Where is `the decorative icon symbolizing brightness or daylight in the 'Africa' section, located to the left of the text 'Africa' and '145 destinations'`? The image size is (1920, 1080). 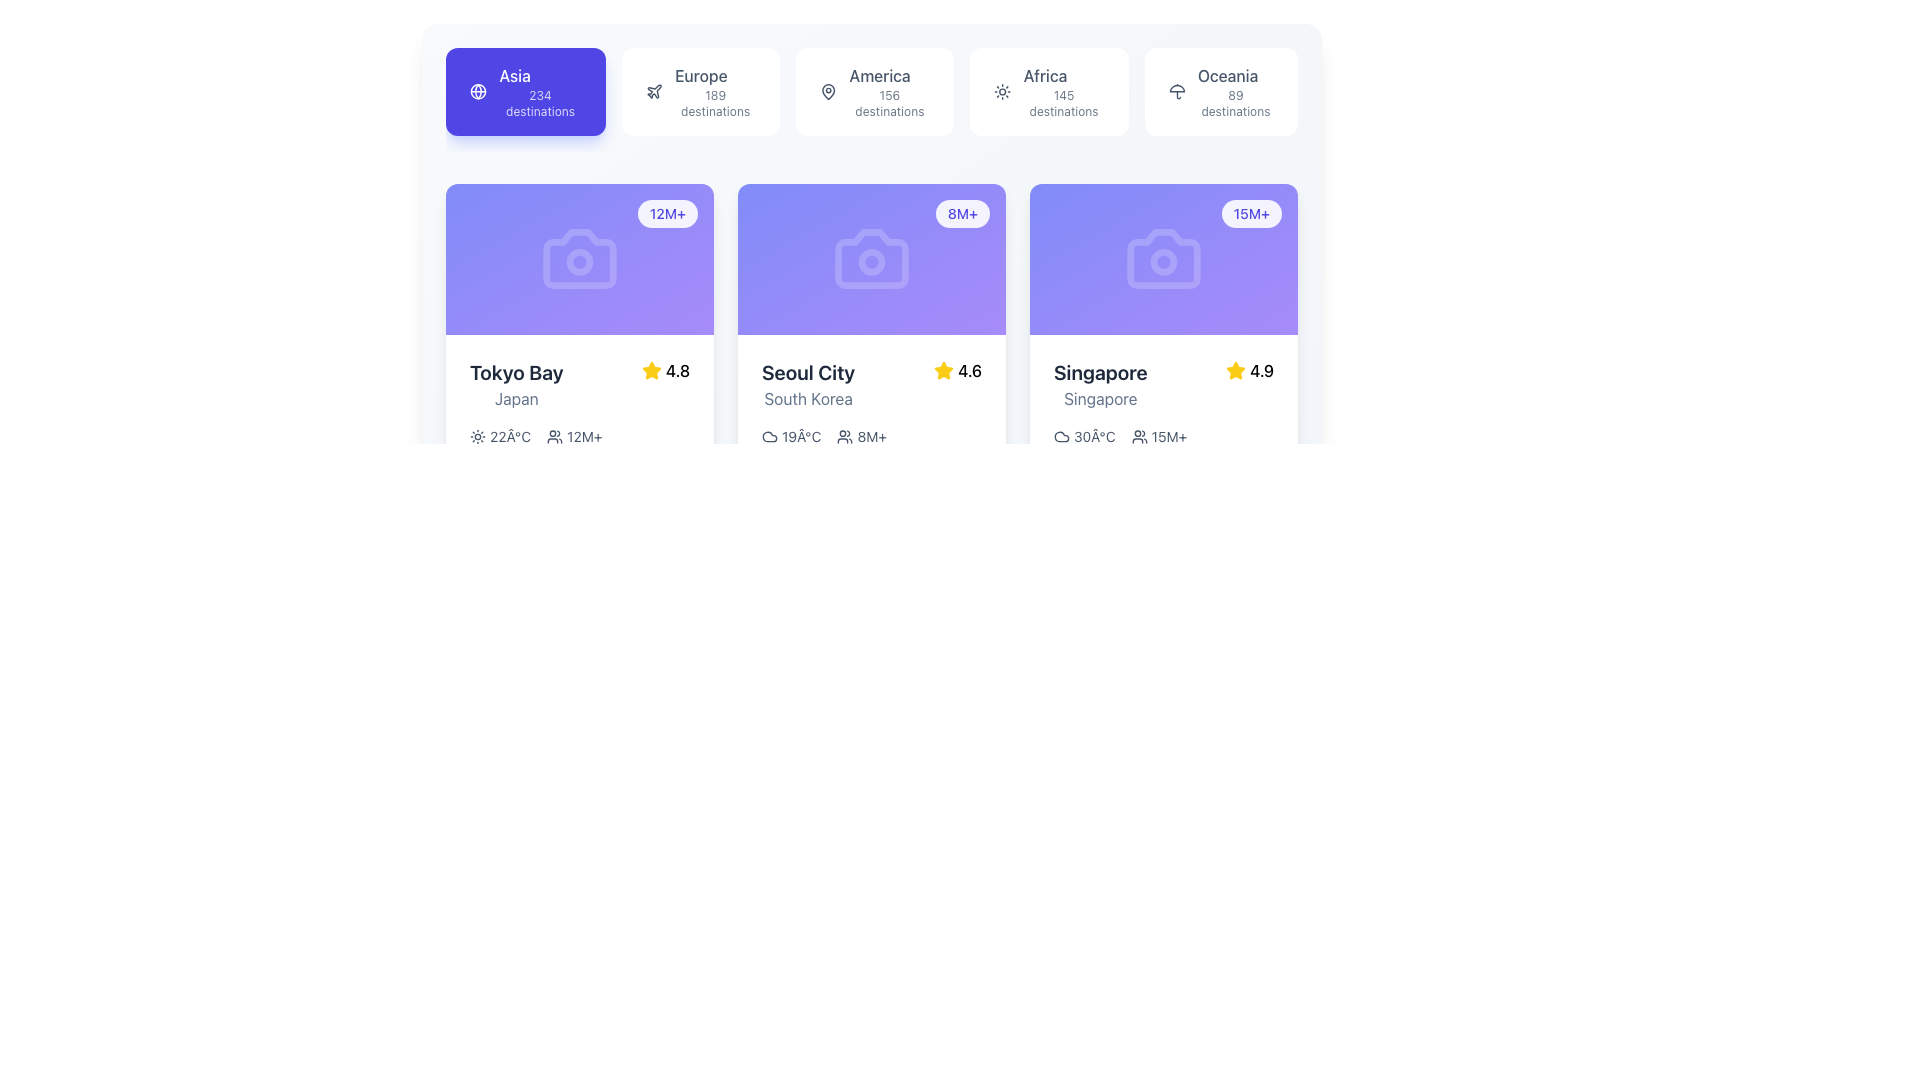 the decorative icon symbolizing brightness or daylight in the 'Africa' section, located to the left of the text 'Africa' and '145 destinations' is located at coordinates (1003, 92).